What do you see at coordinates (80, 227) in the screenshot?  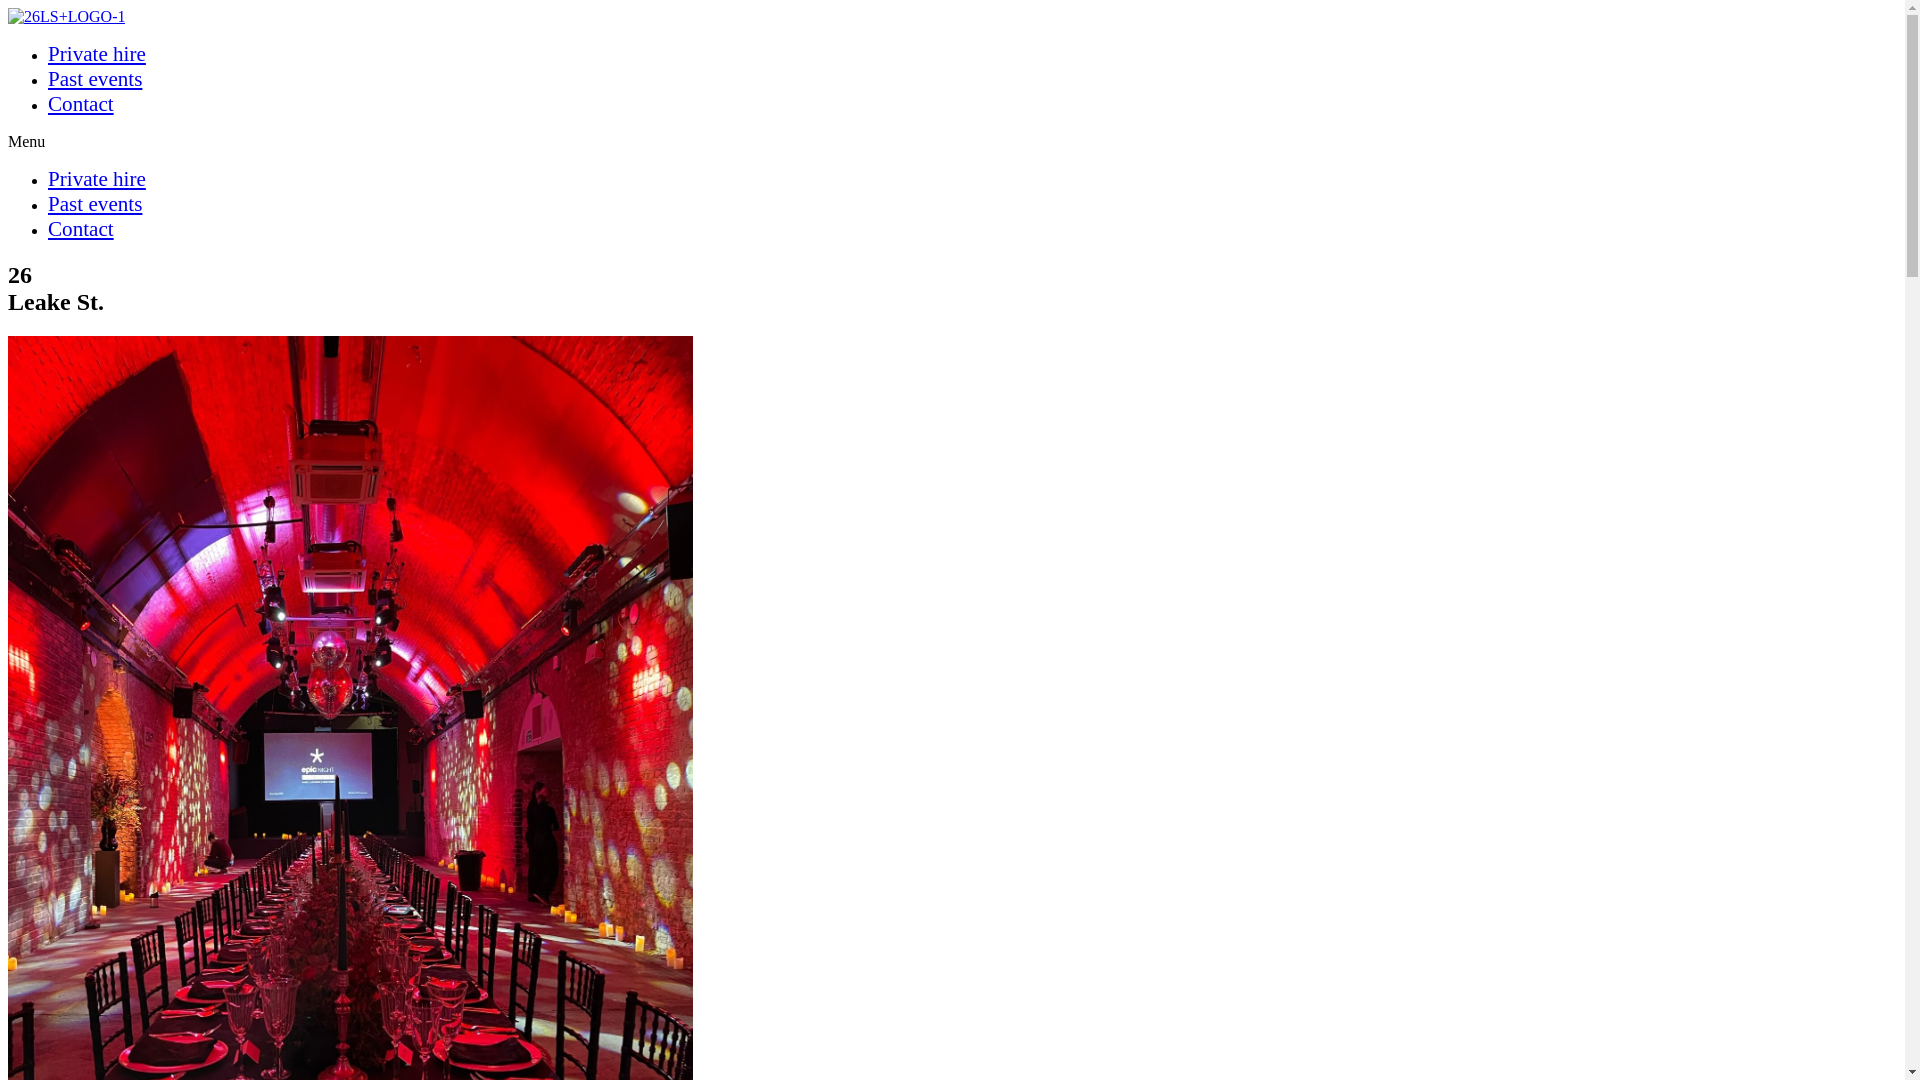 I see `'Contact'` at bounding box center [80, 227].